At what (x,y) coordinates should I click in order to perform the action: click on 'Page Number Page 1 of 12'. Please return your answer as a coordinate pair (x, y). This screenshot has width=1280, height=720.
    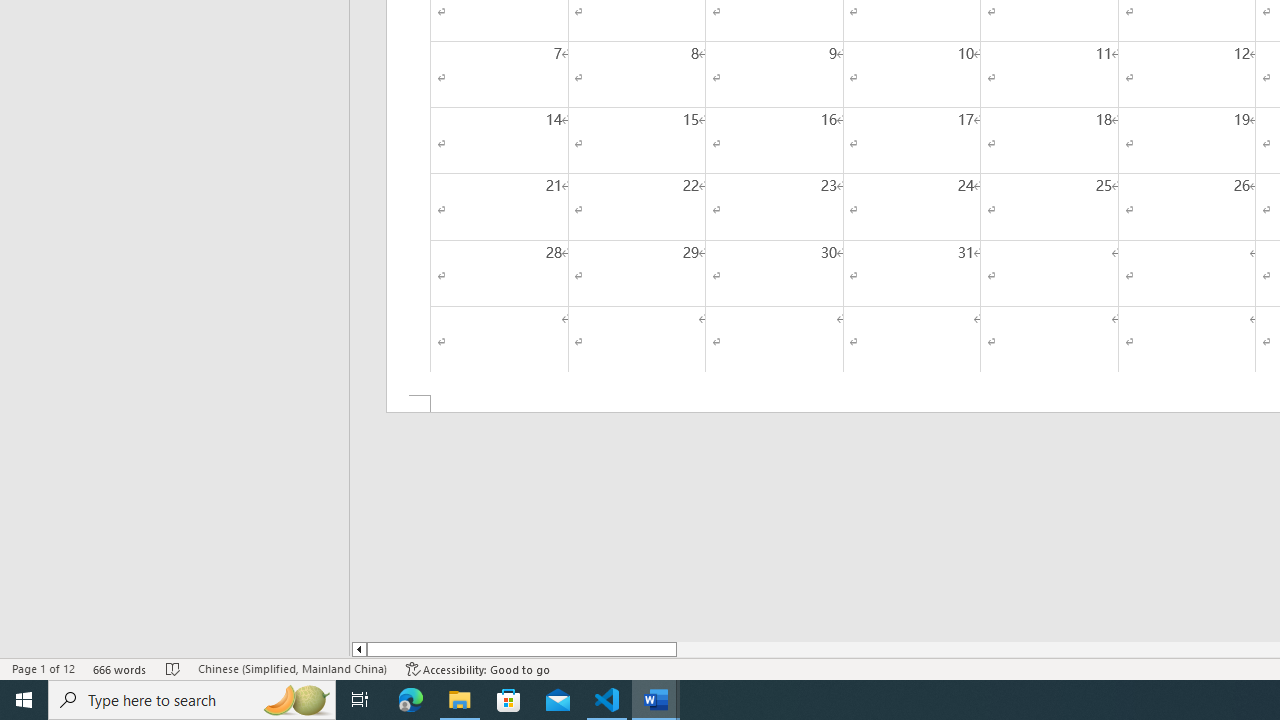
    Looking at the image, I should click on (43, 669).